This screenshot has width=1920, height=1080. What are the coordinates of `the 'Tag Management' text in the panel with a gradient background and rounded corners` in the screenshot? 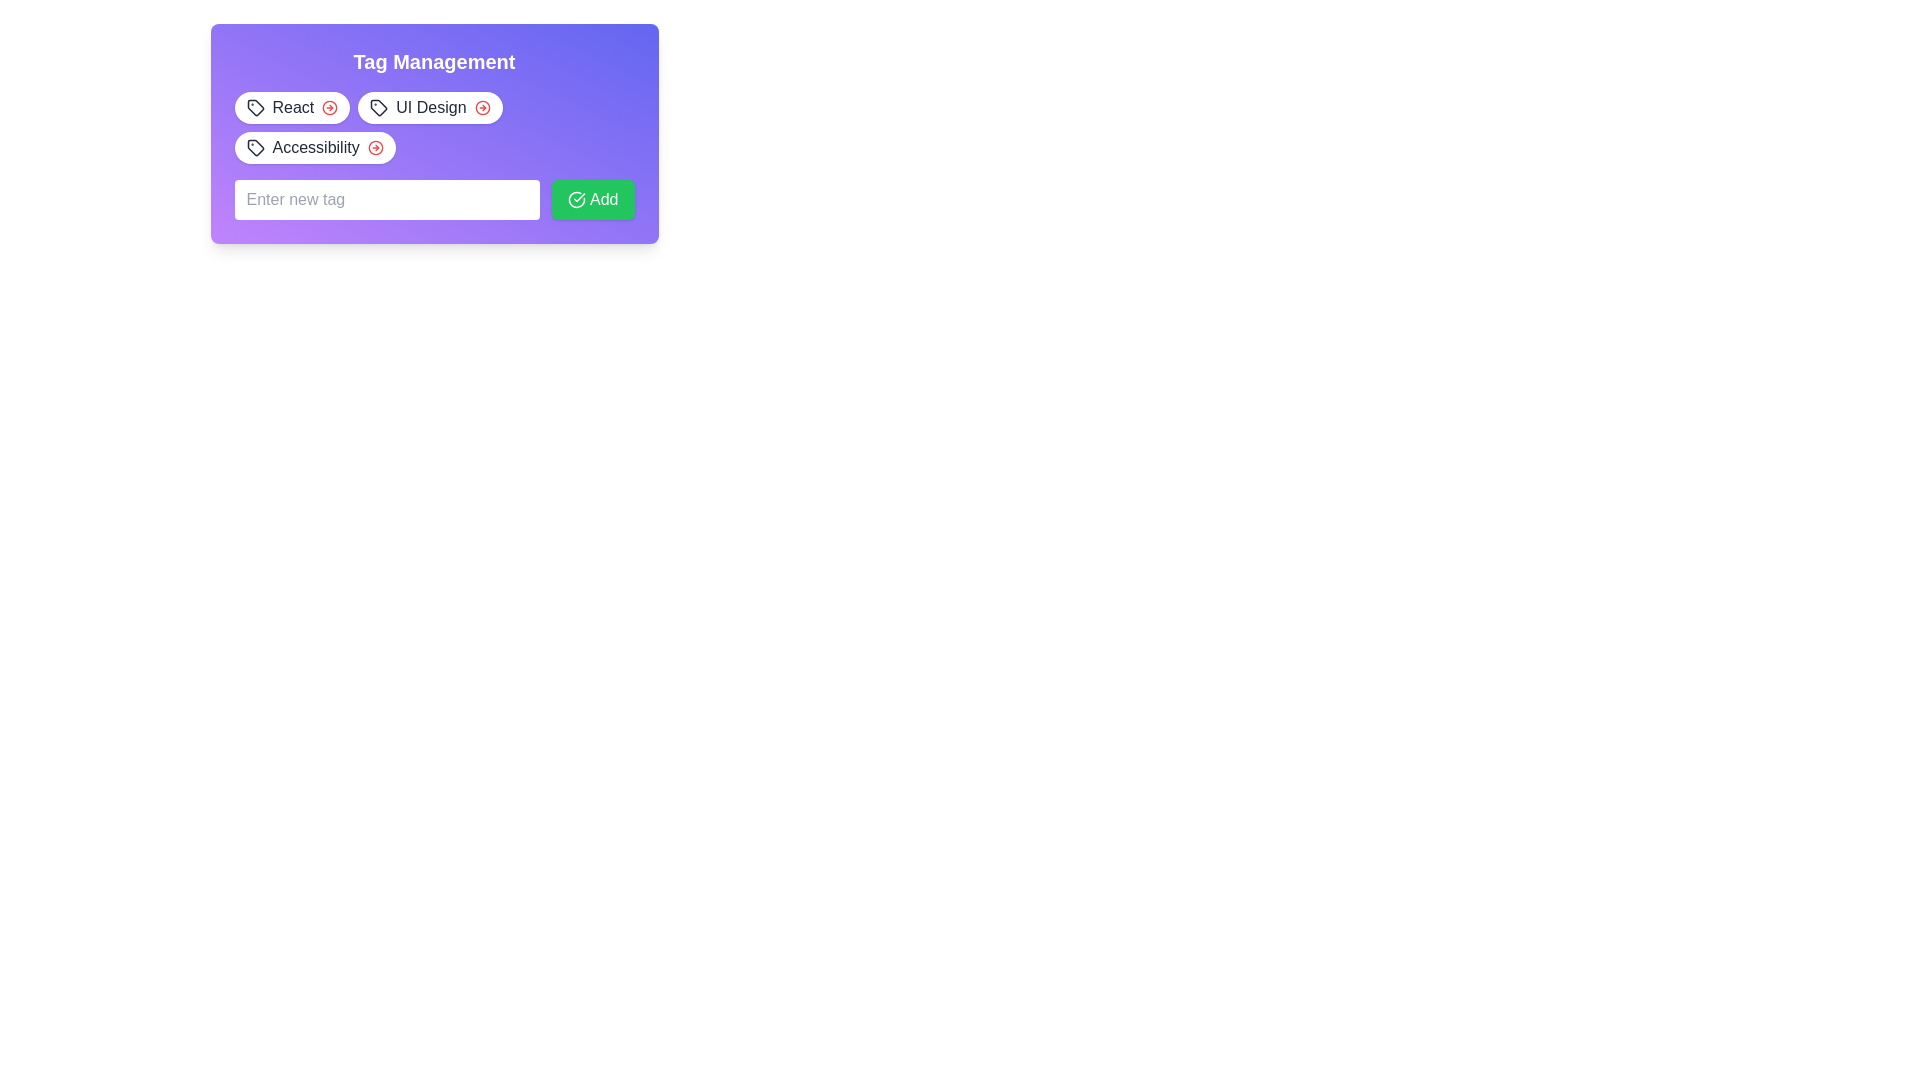 It's located at (433, 134).